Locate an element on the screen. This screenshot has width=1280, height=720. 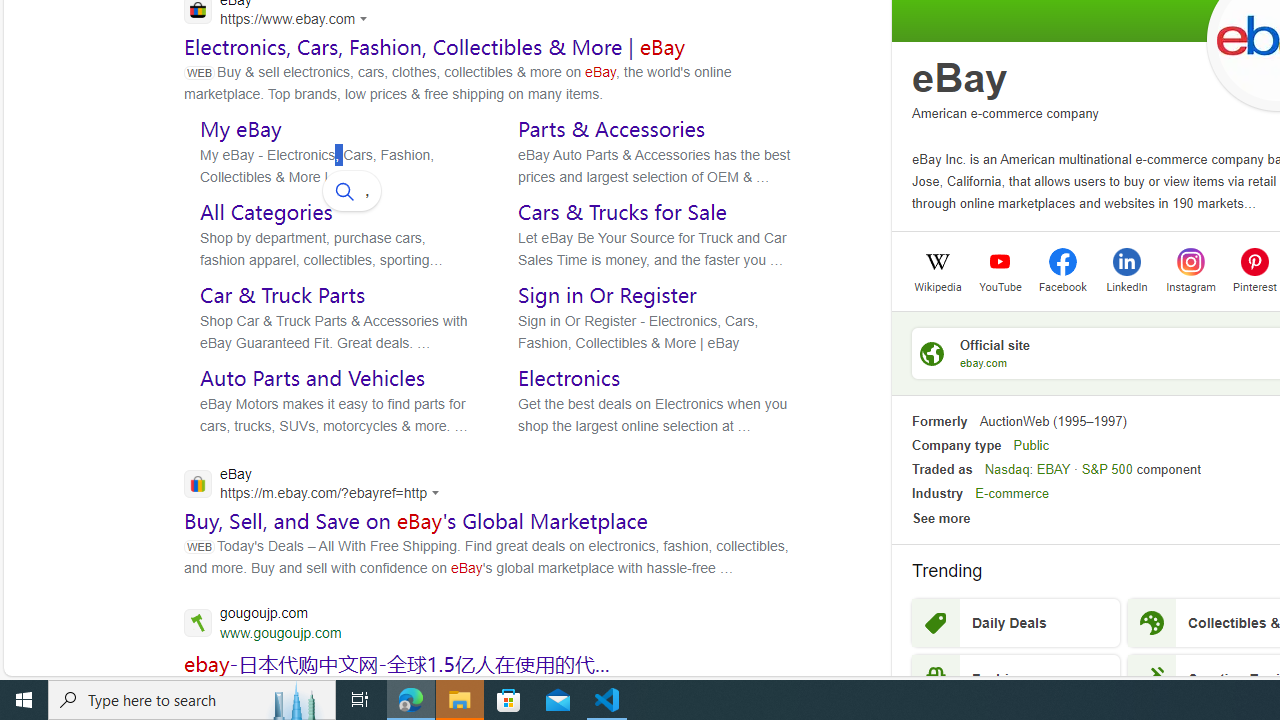
'Wikipedia' is located at coordinates (936, 285).